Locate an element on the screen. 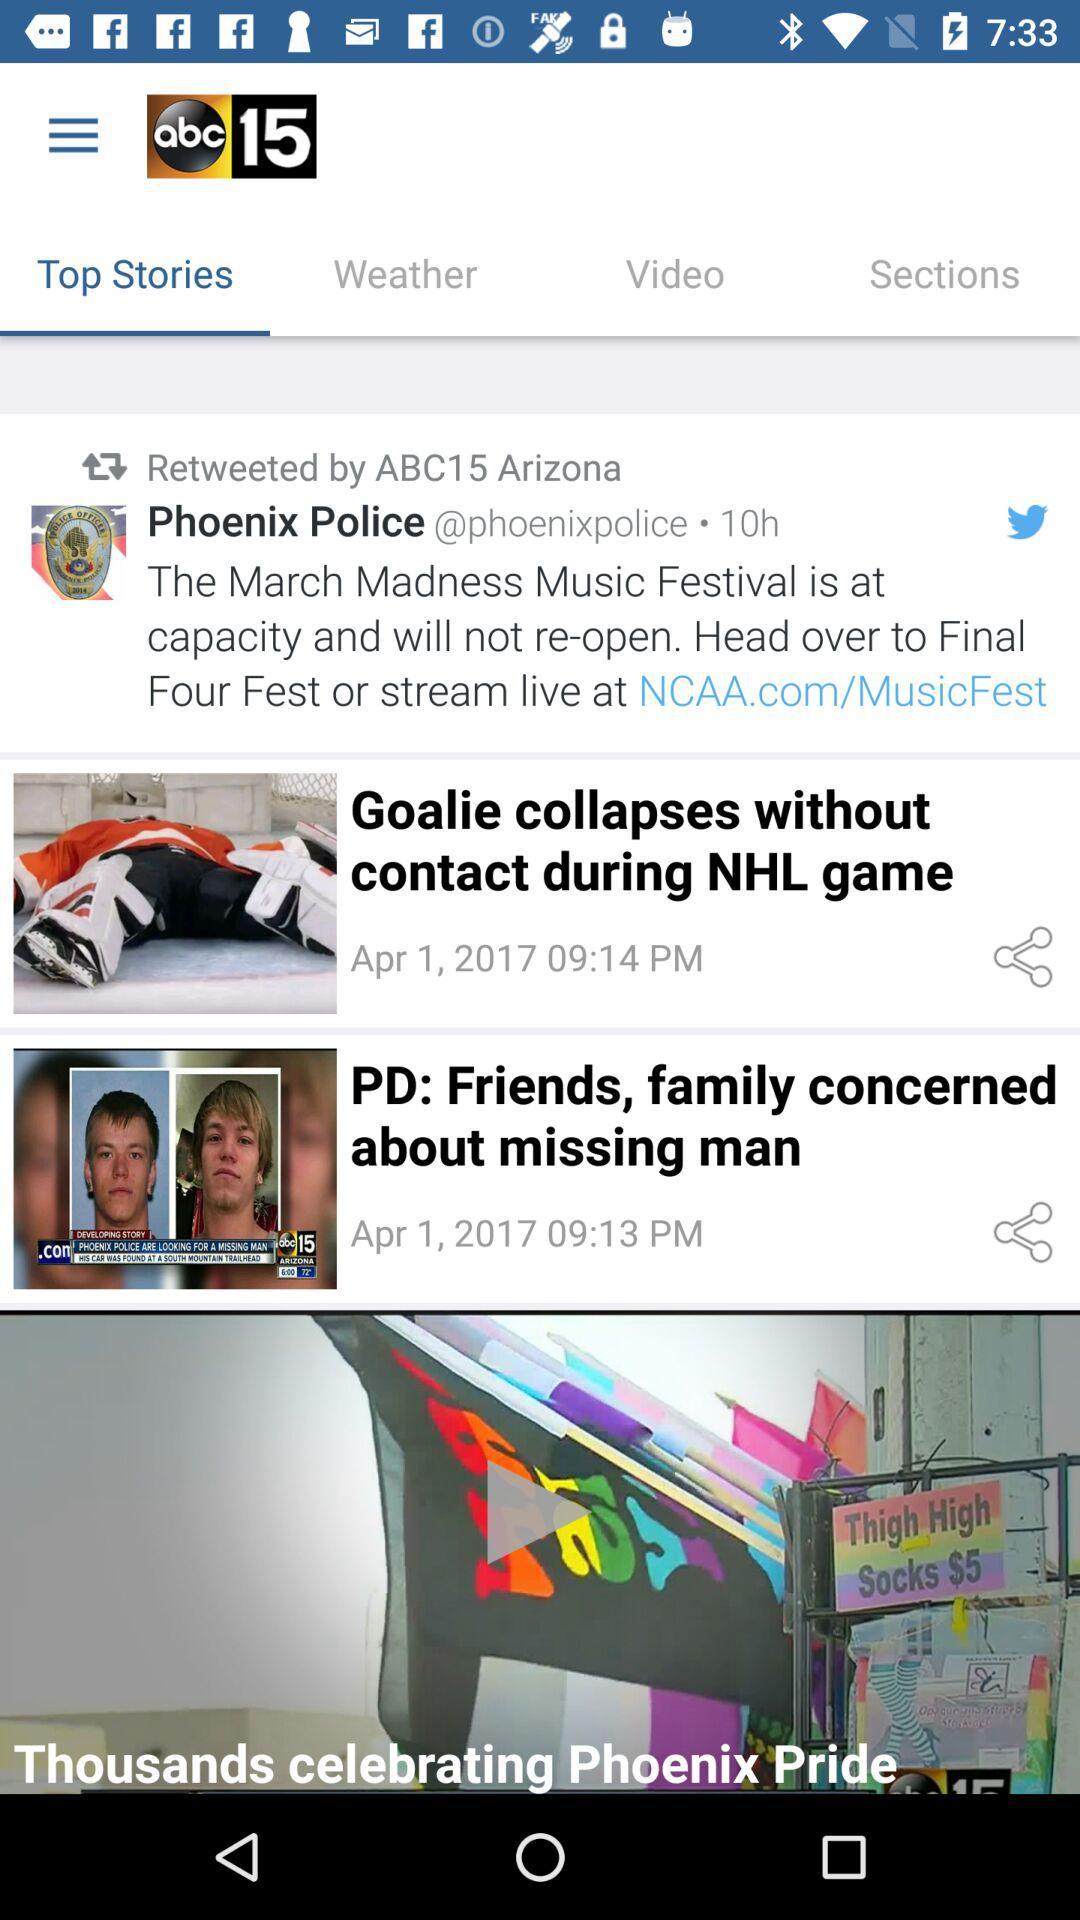 The image size is (1080, 1920). watch the video is located at coordinates (540, 1551).